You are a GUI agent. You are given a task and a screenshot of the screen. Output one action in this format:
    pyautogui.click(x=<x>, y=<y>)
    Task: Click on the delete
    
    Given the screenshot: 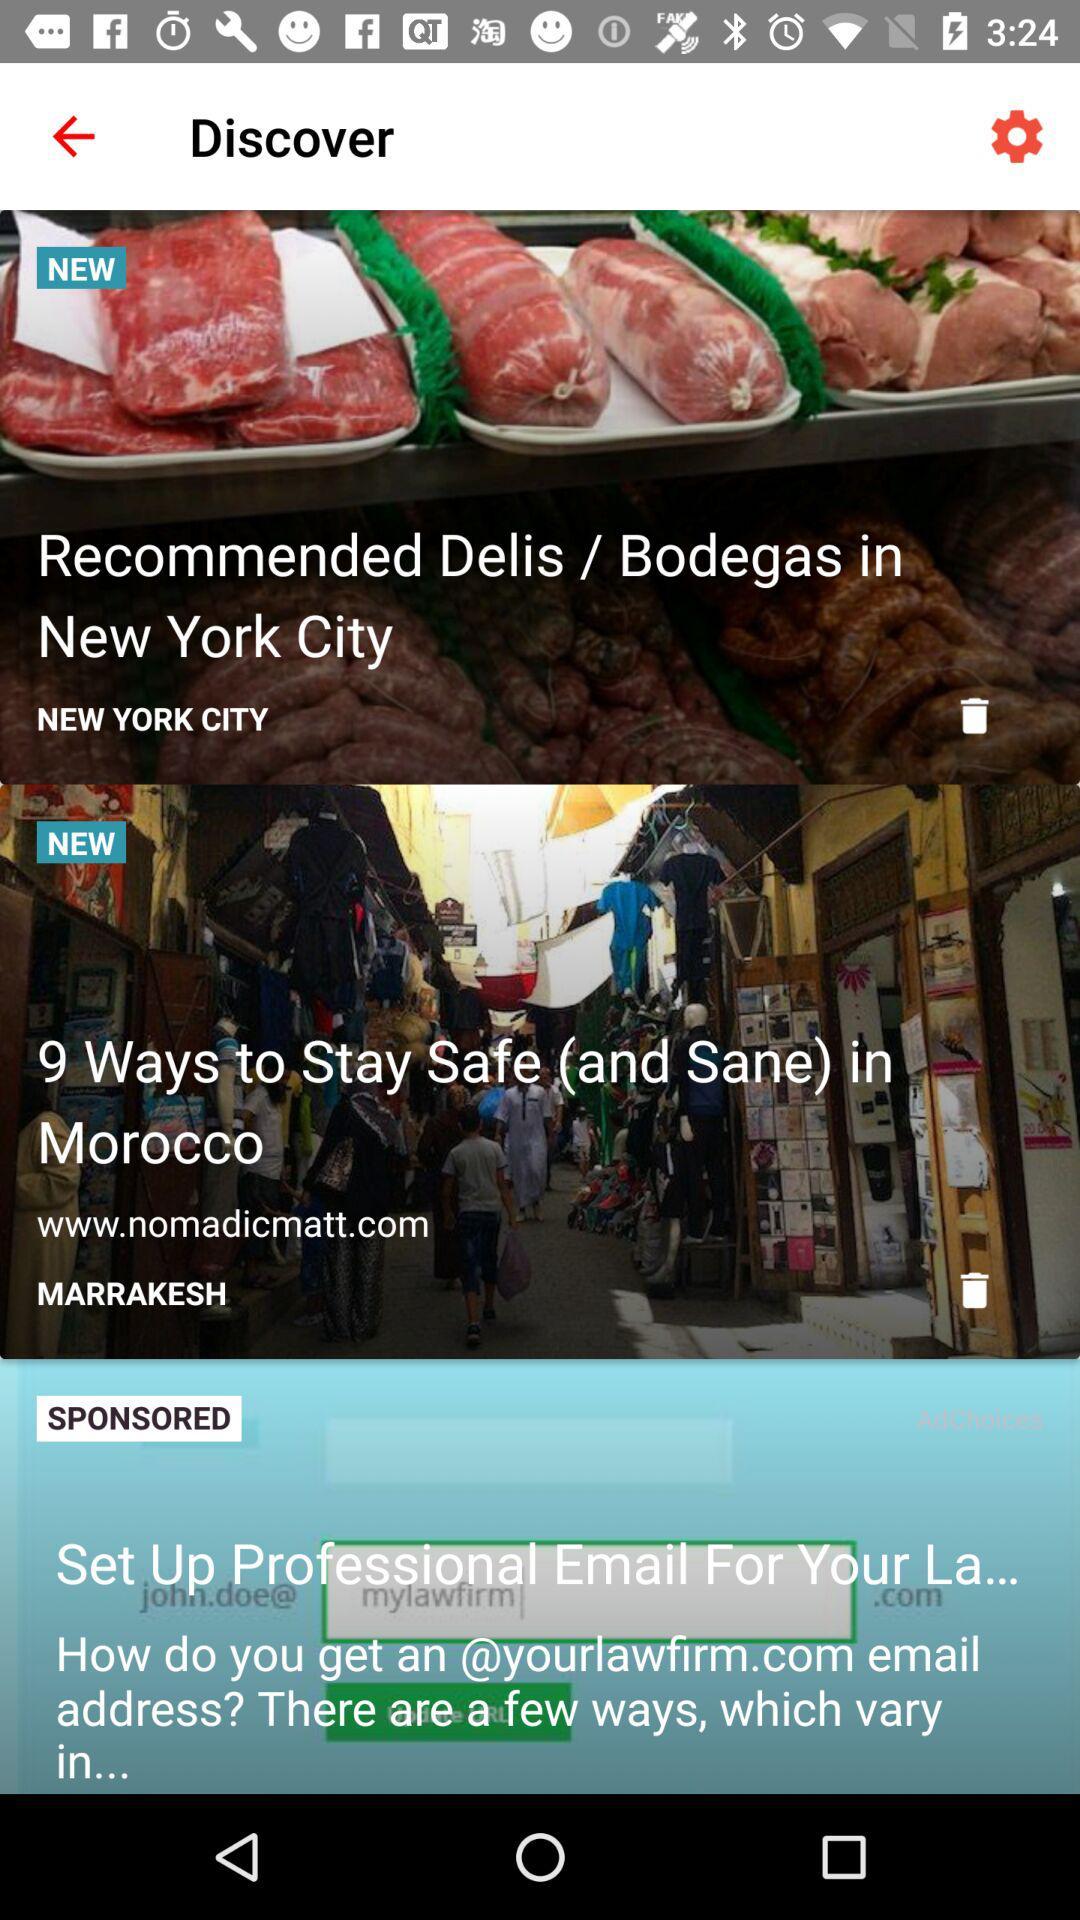 What is the action you would take?
    pyautogui.click(x=973, y=1290)
    